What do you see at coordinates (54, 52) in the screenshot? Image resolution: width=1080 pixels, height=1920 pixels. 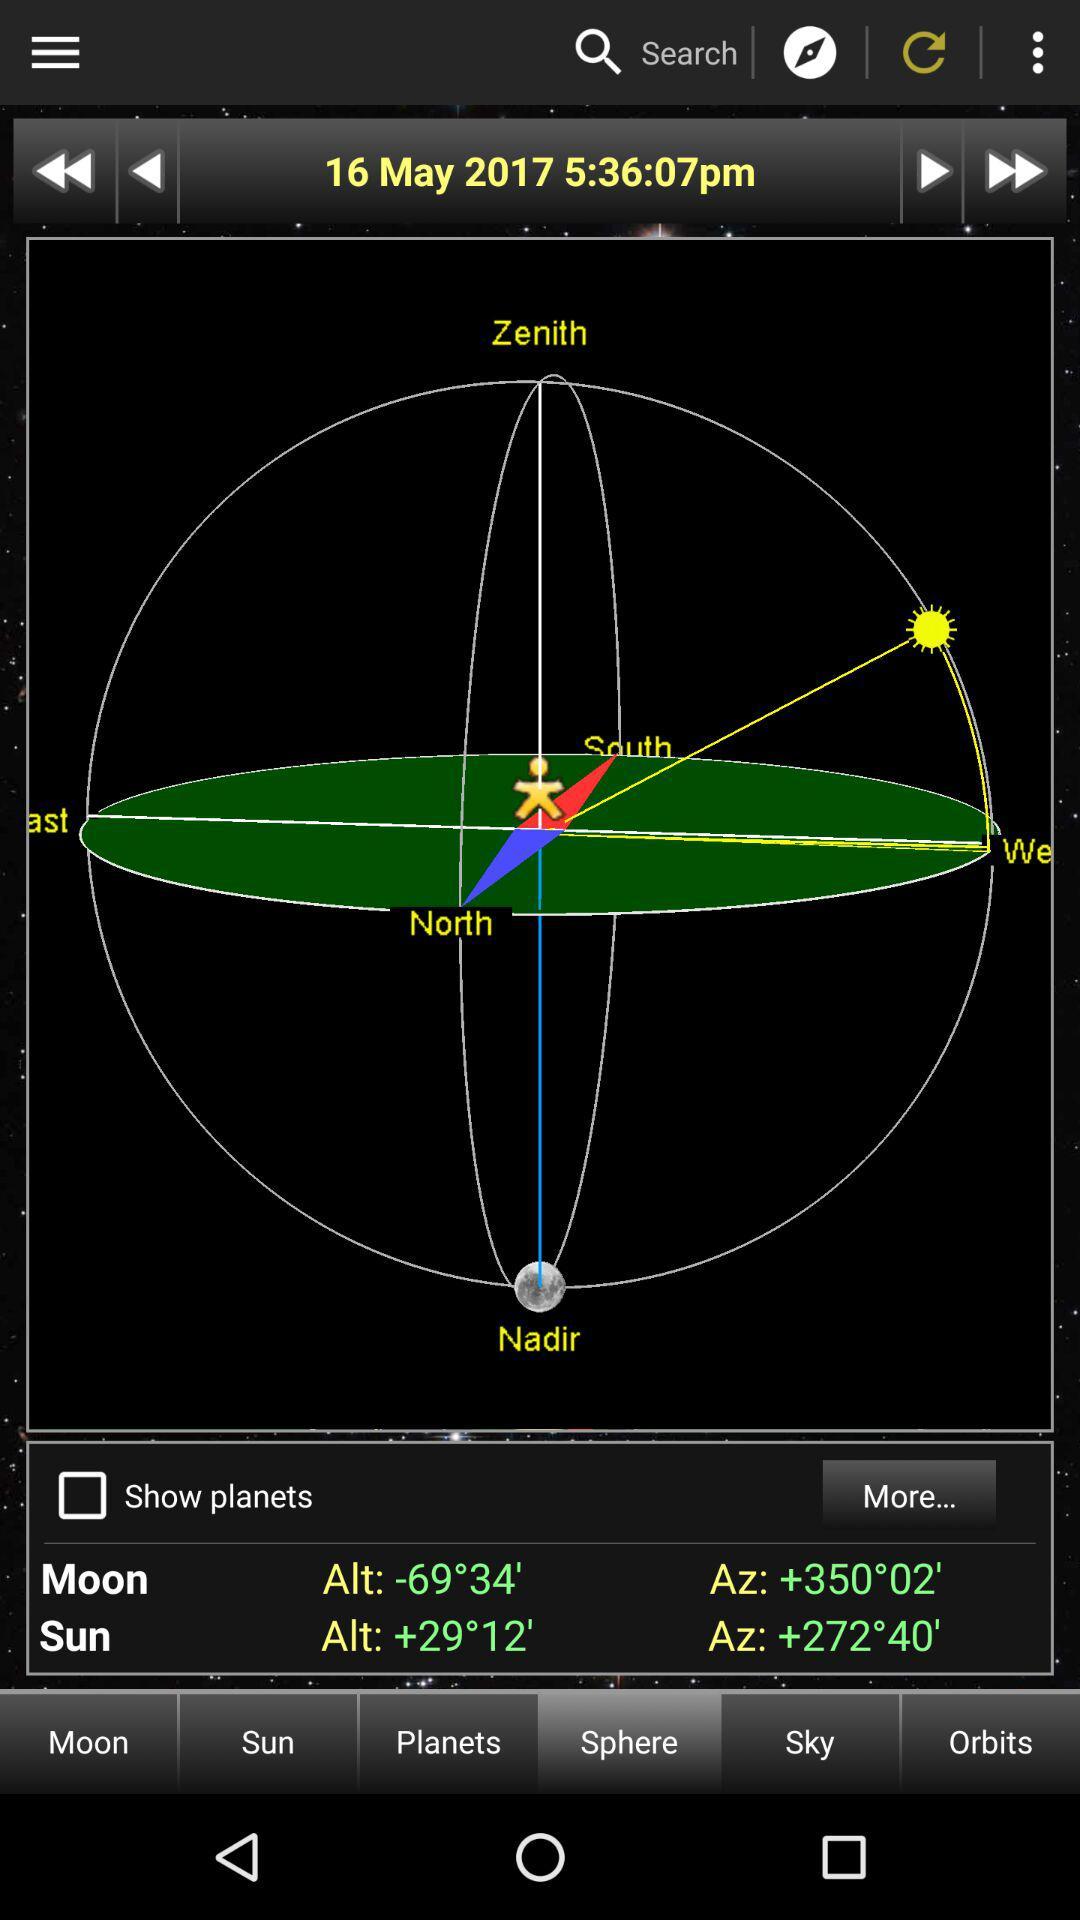 I see `option menu` at bounding box center [54, 52].